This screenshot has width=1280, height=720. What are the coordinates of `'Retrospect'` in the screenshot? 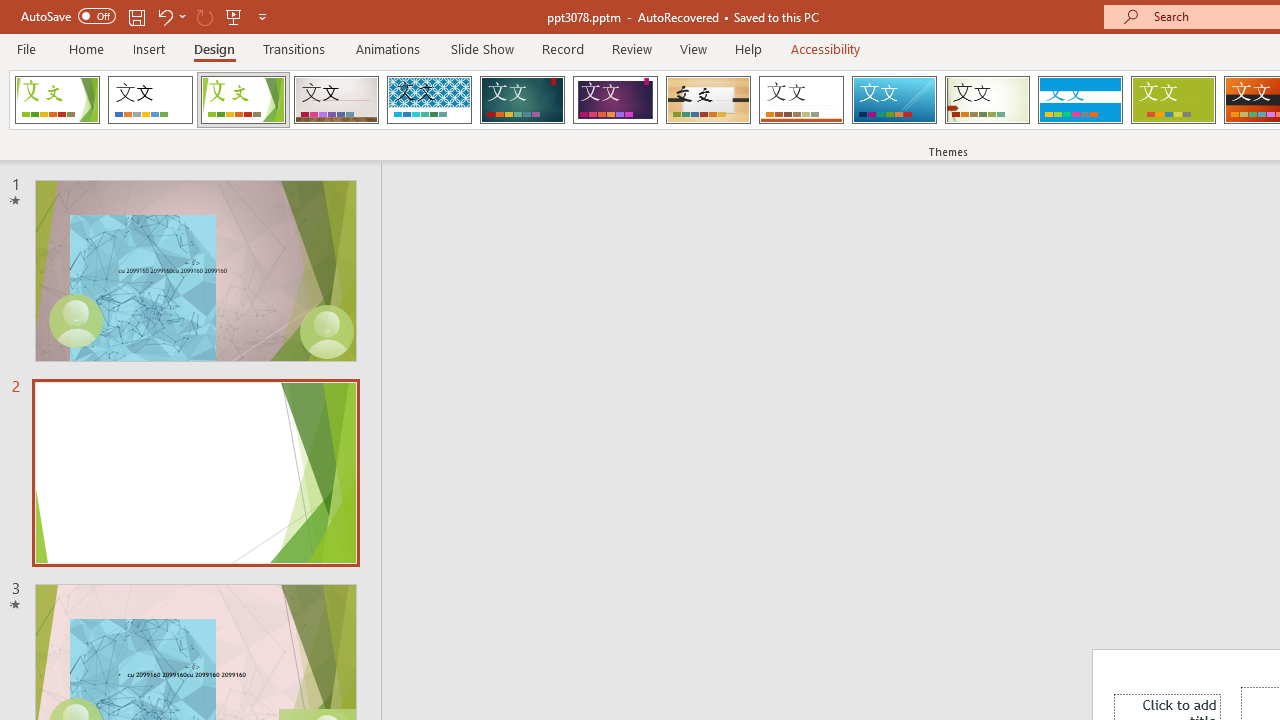 It's located at (801, 100).